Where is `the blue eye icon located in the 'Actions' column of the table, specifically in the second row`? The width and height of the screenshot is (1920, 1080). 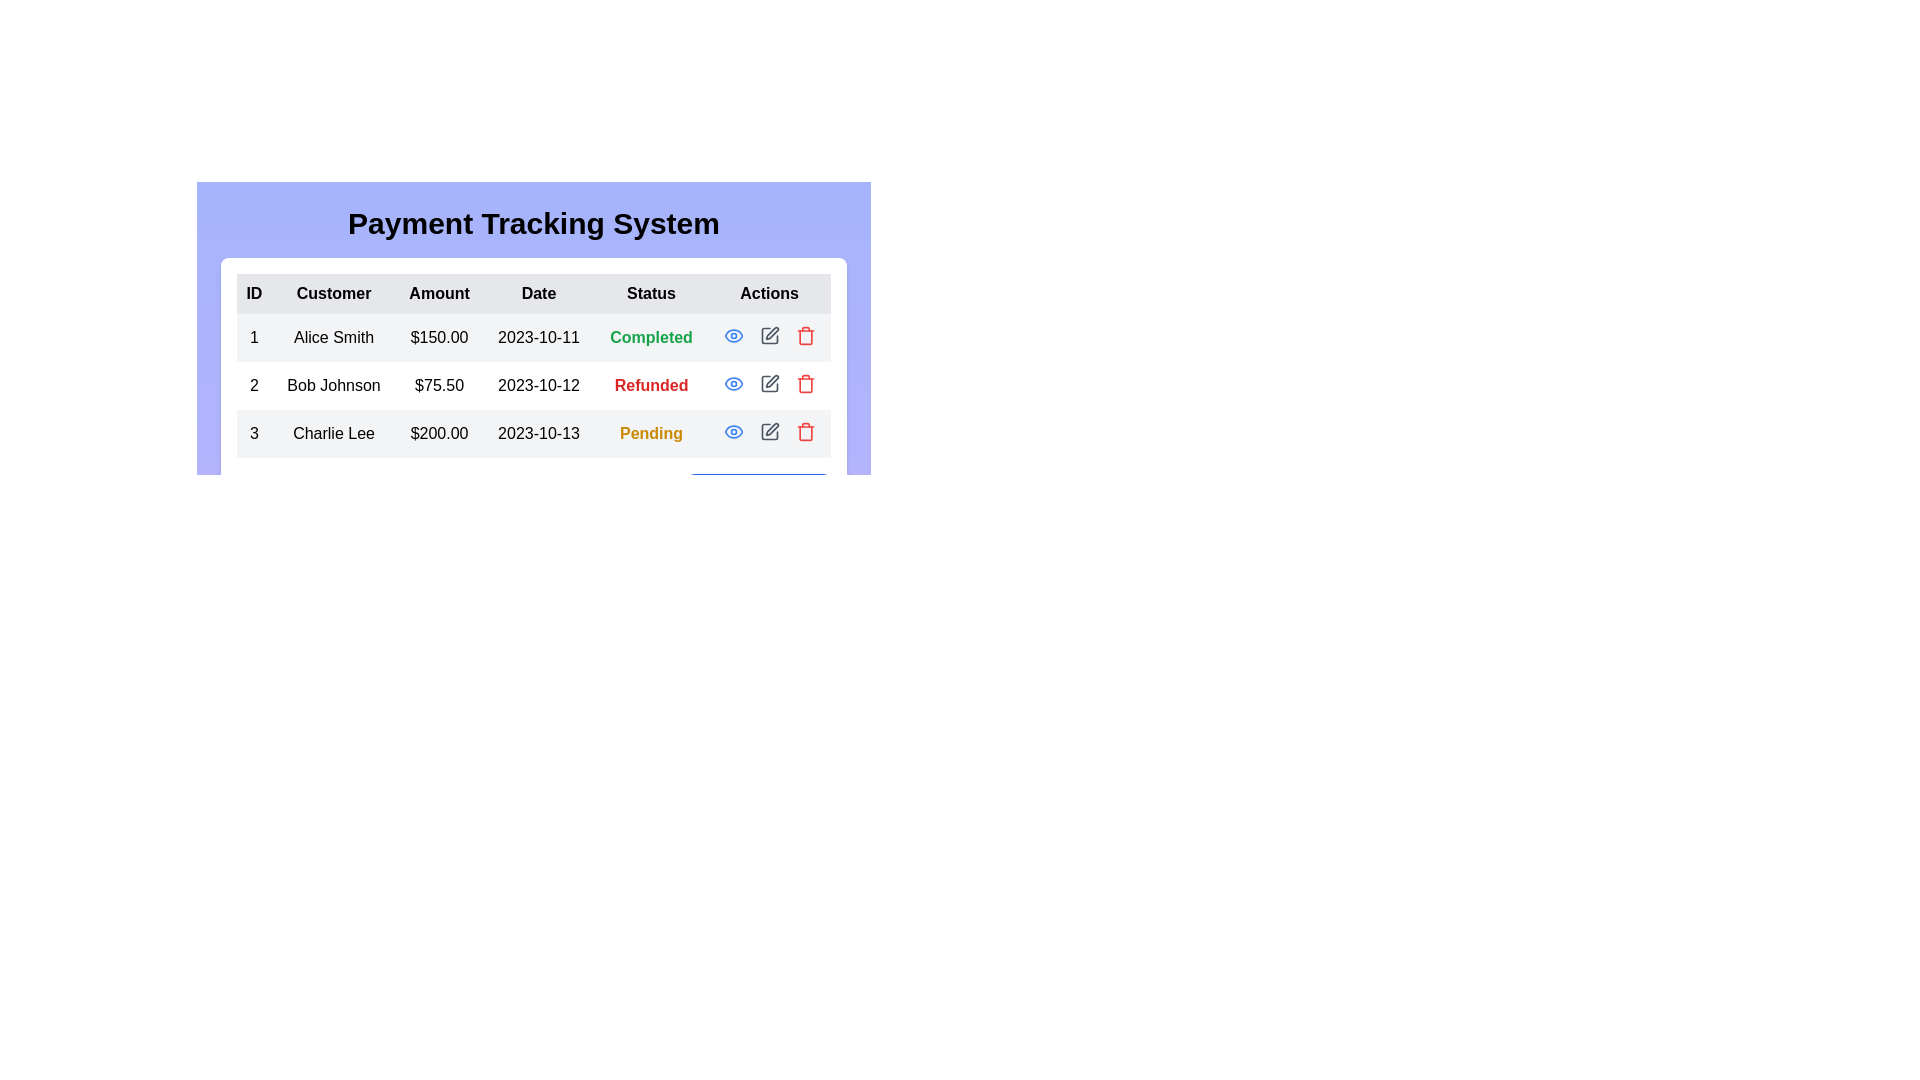
the blue eye icon located in the 'Actions' column of the table, specifically in the second row is located at coordinates (732, 334).